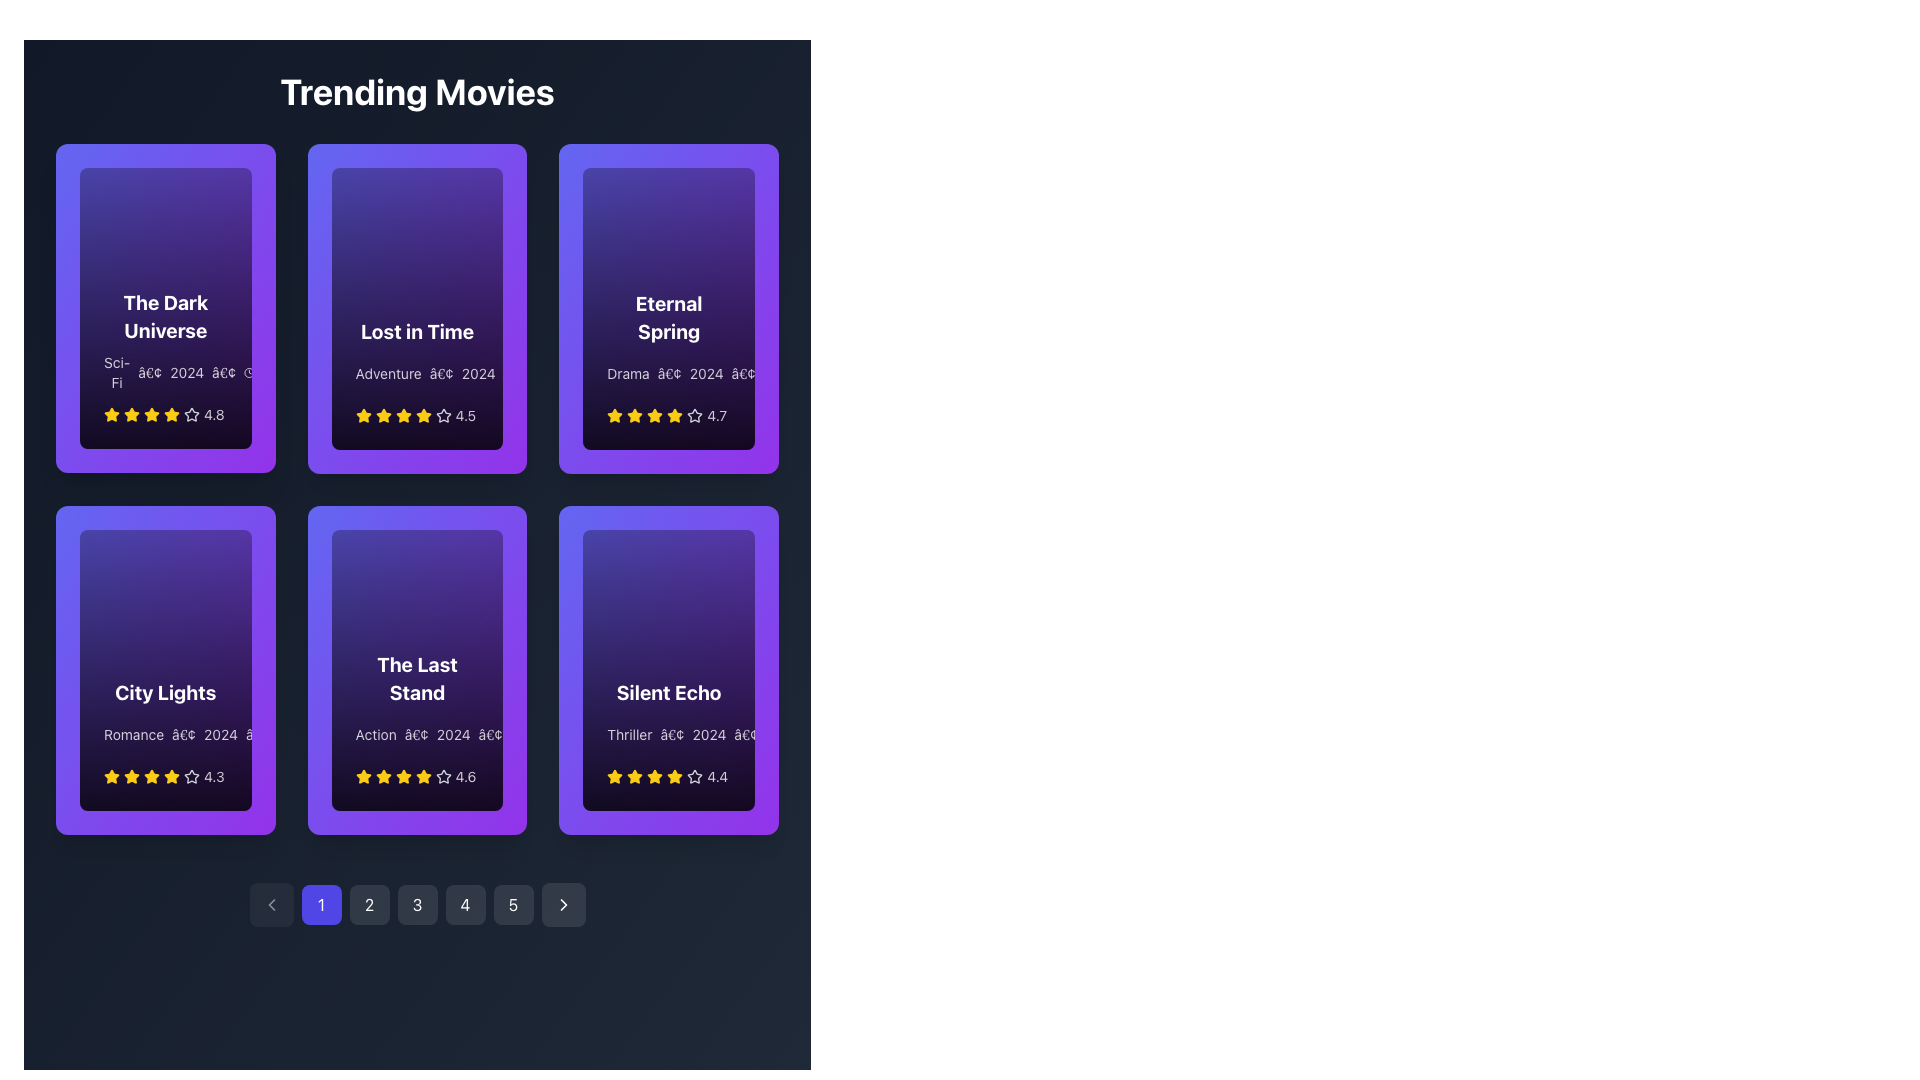  What do you see at coordinates (669, 373) in the screenshot?
I see `the text label displaying 'Drama • 2024 • 2h 05m', which is located below the title 'Eternal Spring' and above the rating stars in the top-right section of the grid` at bounding box center [669, 373].